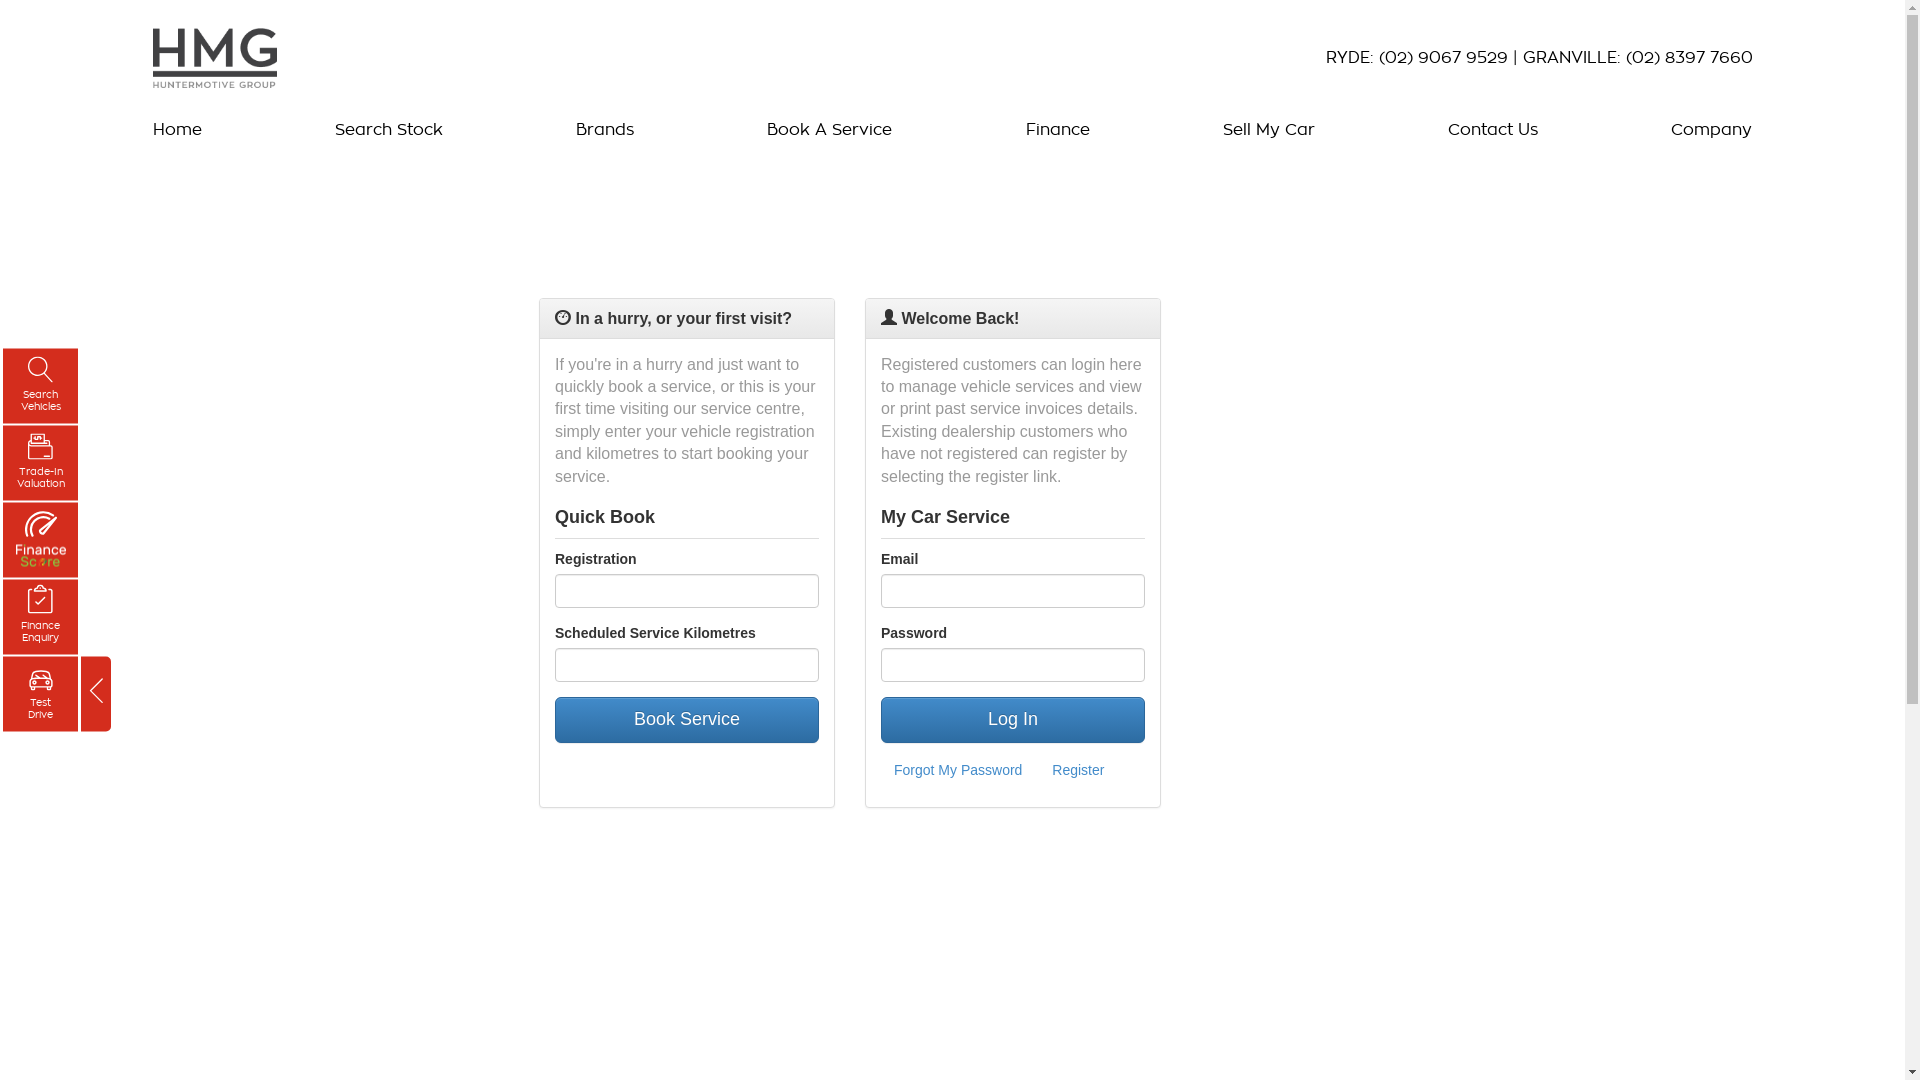 This screenshot has width=1920, height=1080. I want to click on 'Book A Service', so click(829, 130).